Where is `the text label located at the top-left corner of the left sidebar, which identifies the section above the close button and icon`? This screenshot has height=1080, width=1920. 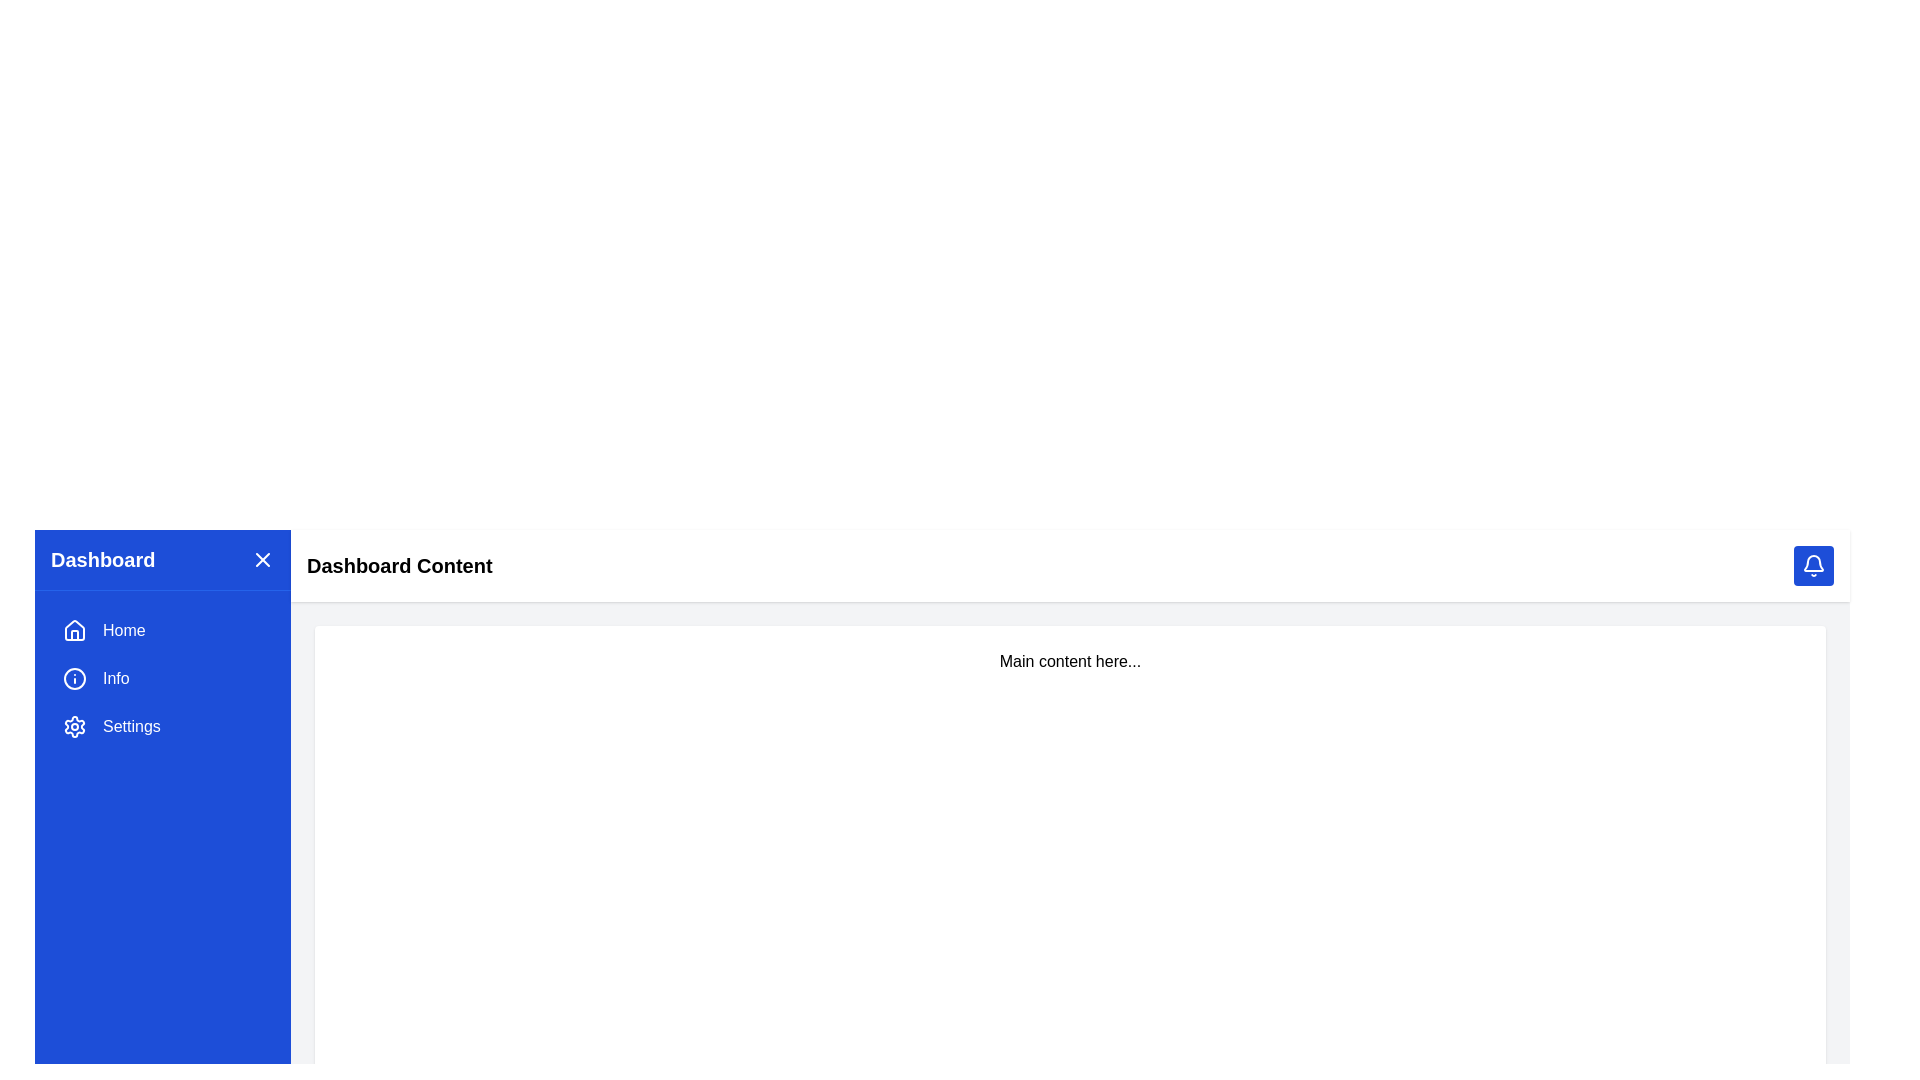 the text label located at the top-left corner of the left sidebar, which identifies the section above the close button and icon is located at coordinates (102, 559).